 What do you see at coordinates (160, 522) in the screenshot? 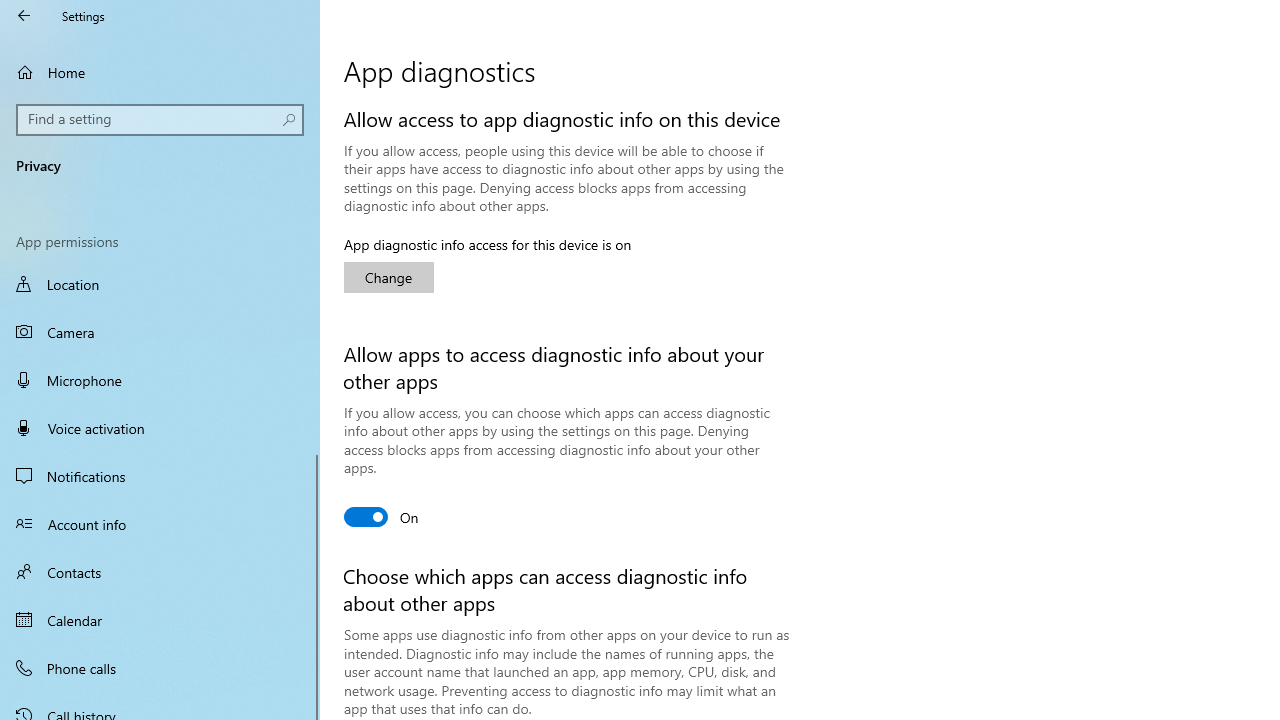
I see `'Account info'` at bounding box center [160, 522].